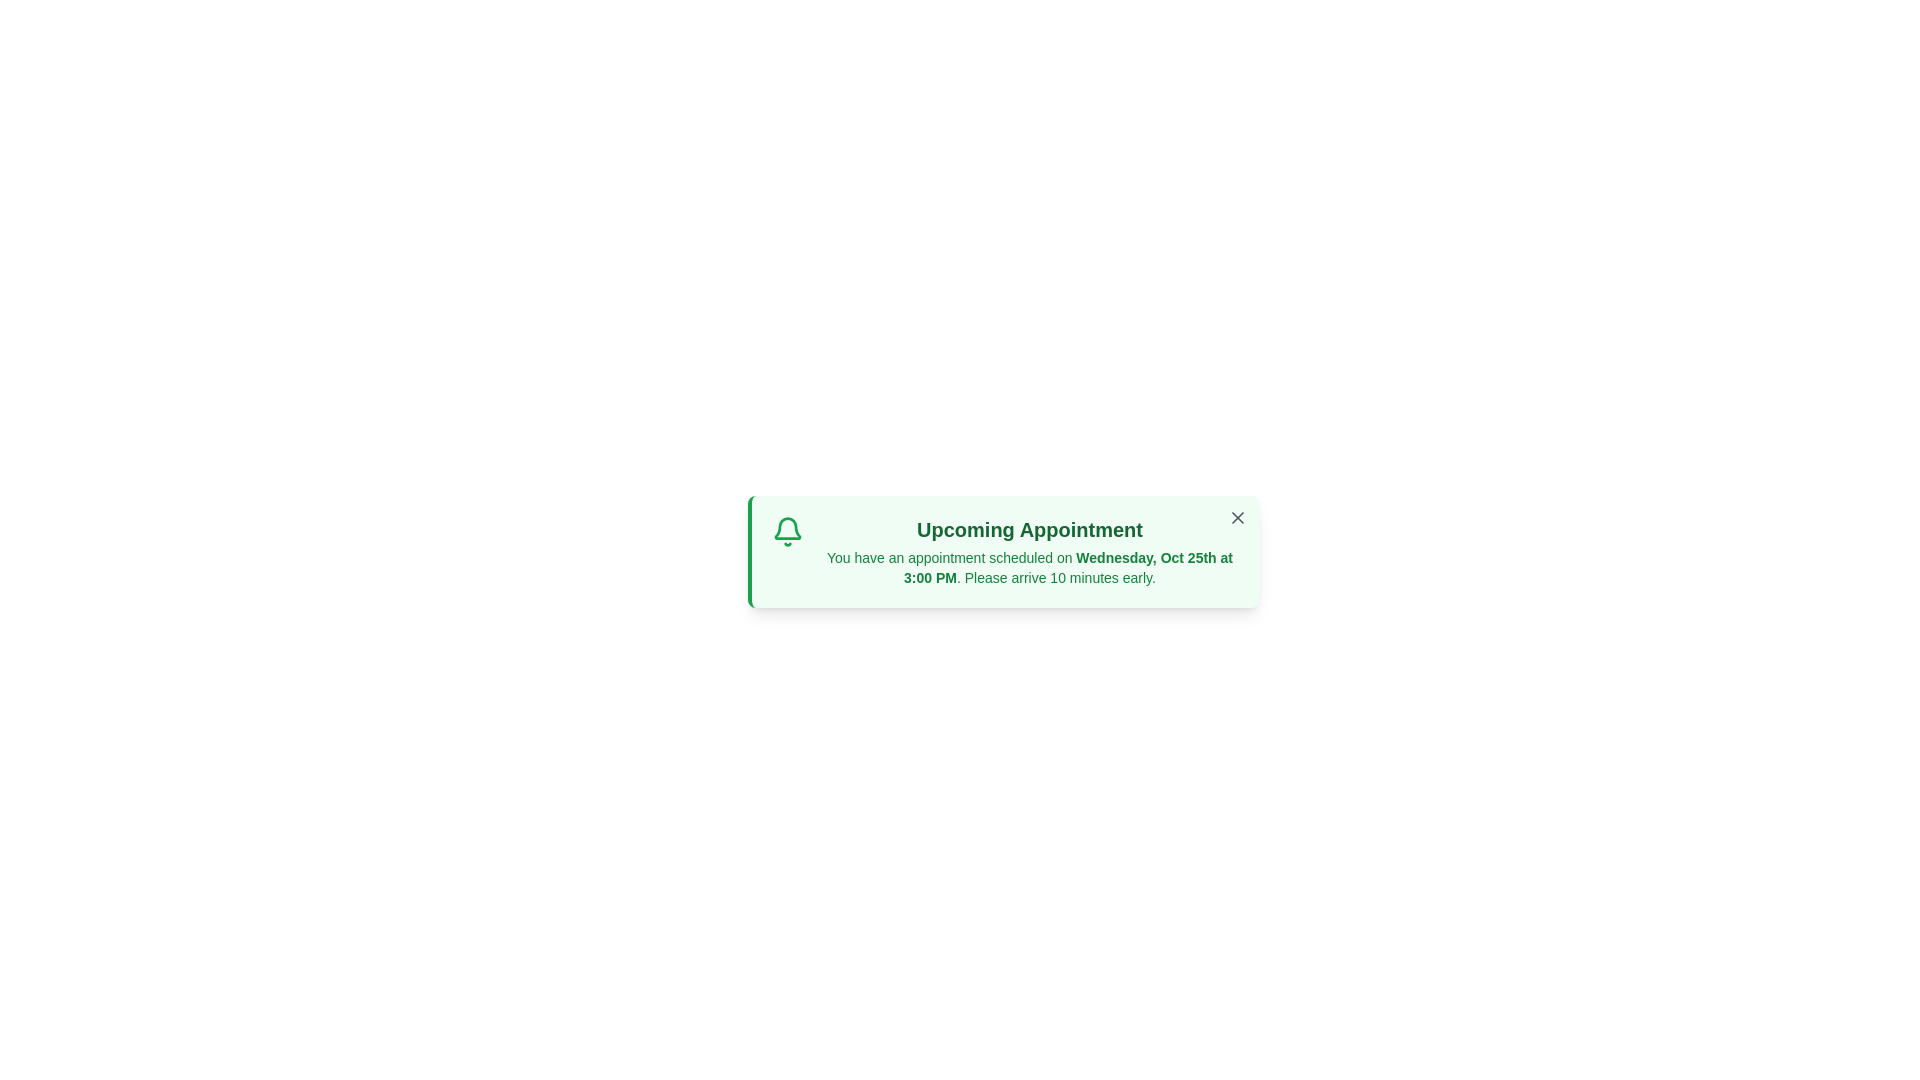  I want to click on the text block displaying the 'Upcoming Appointment' reminder, which is centrally positioned within the notification card, so click(1030, 551).